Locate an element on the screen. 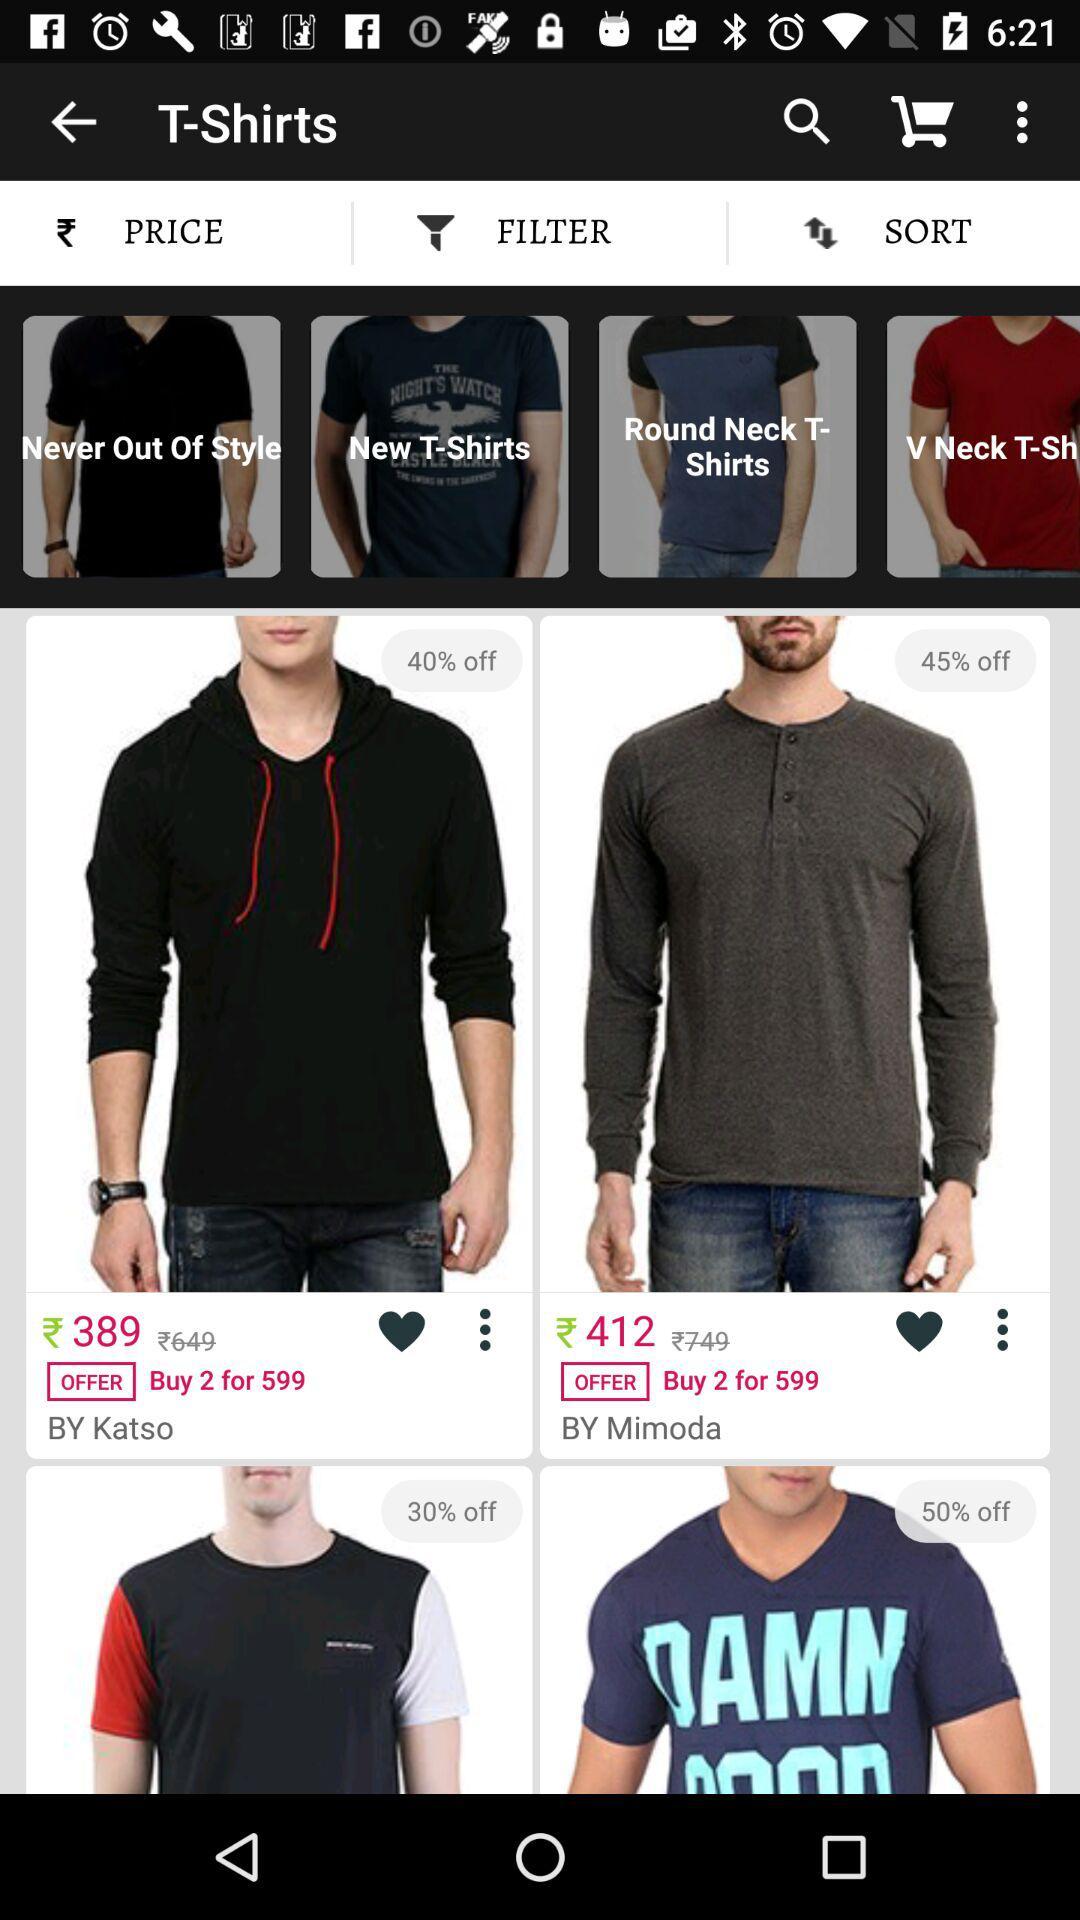 Image resolution: width=1080 pixels, height=1920 pixels. item above sort icon is located at coordinates (805, 120).